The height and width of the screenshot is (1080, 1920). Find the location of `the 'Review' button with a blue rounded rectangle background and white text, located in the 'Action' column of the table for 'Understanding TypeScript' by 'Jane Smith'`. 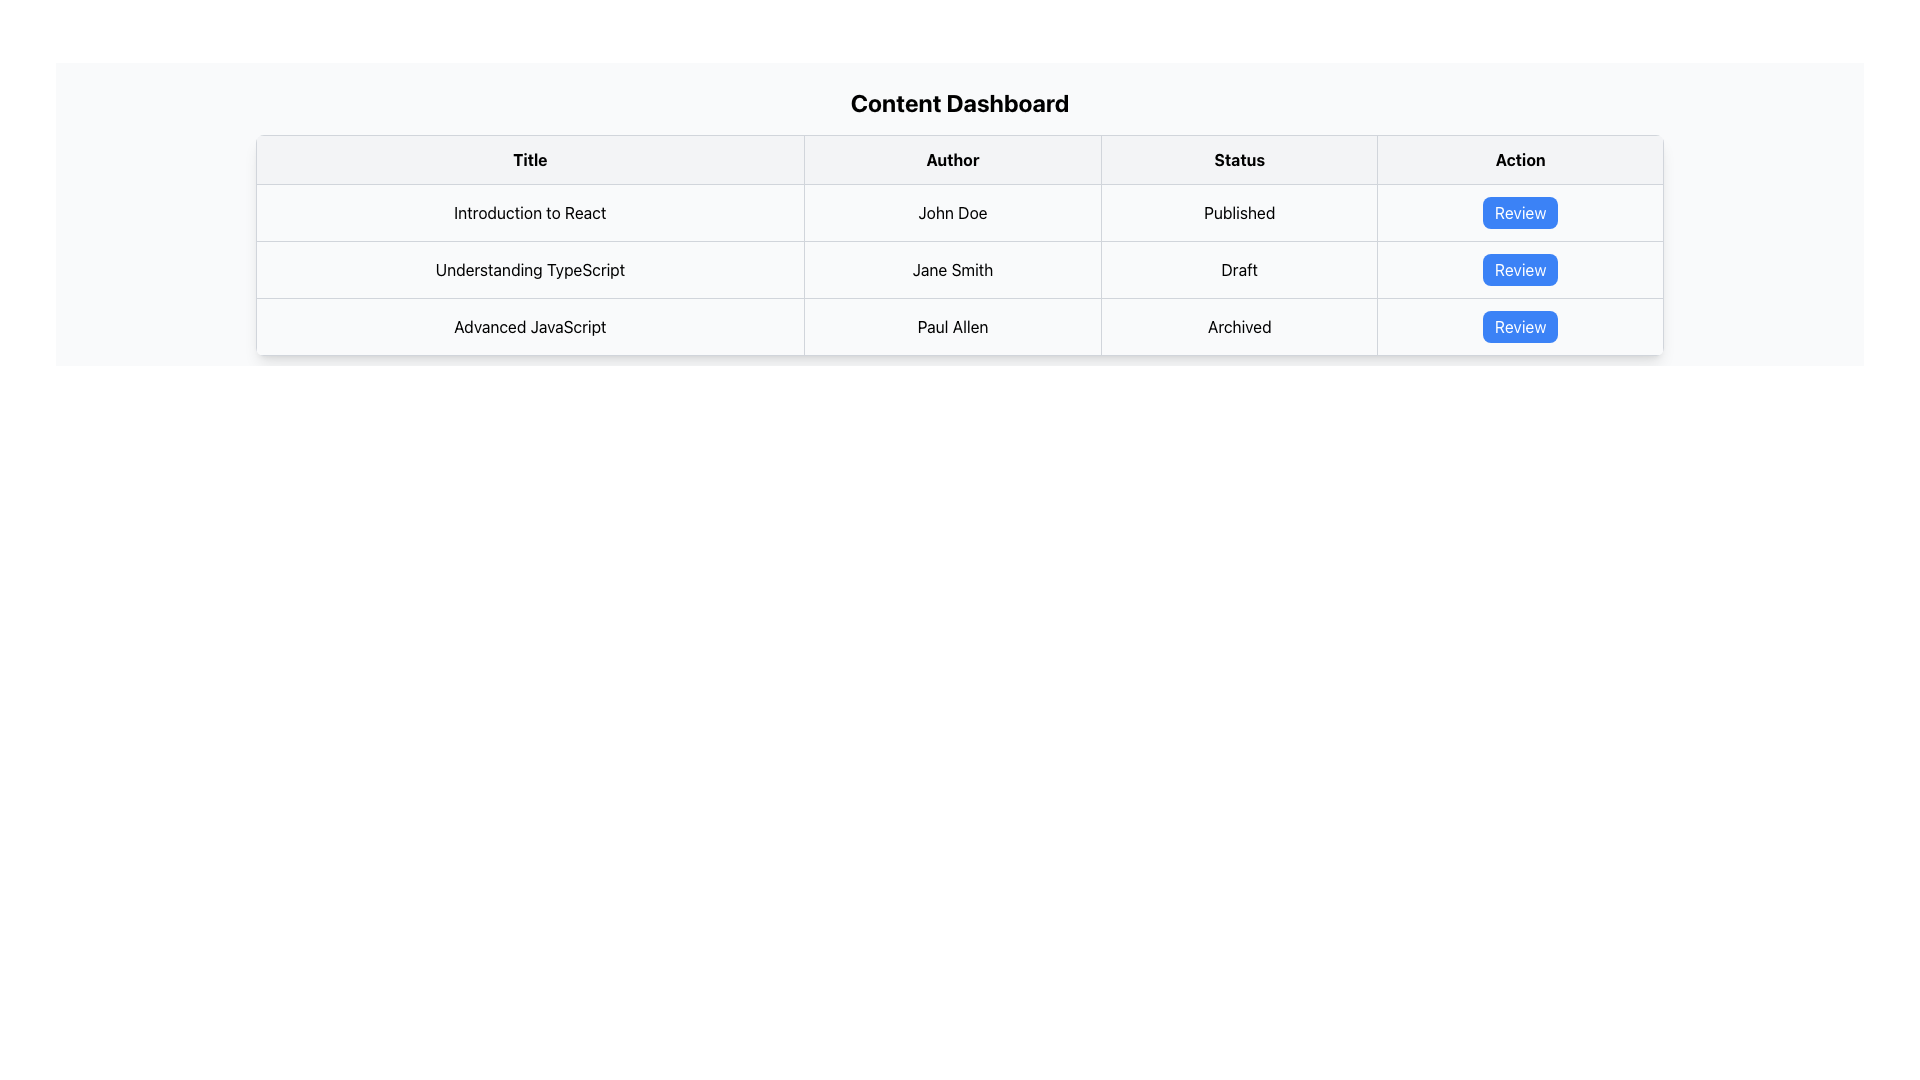

the 'Review' button with a blue rounded rectangle background and white text, located in the 'Action' column of the table for 'Understanding TypeScript' by 'Jane Smith' is located at coordinates (1520, 270).